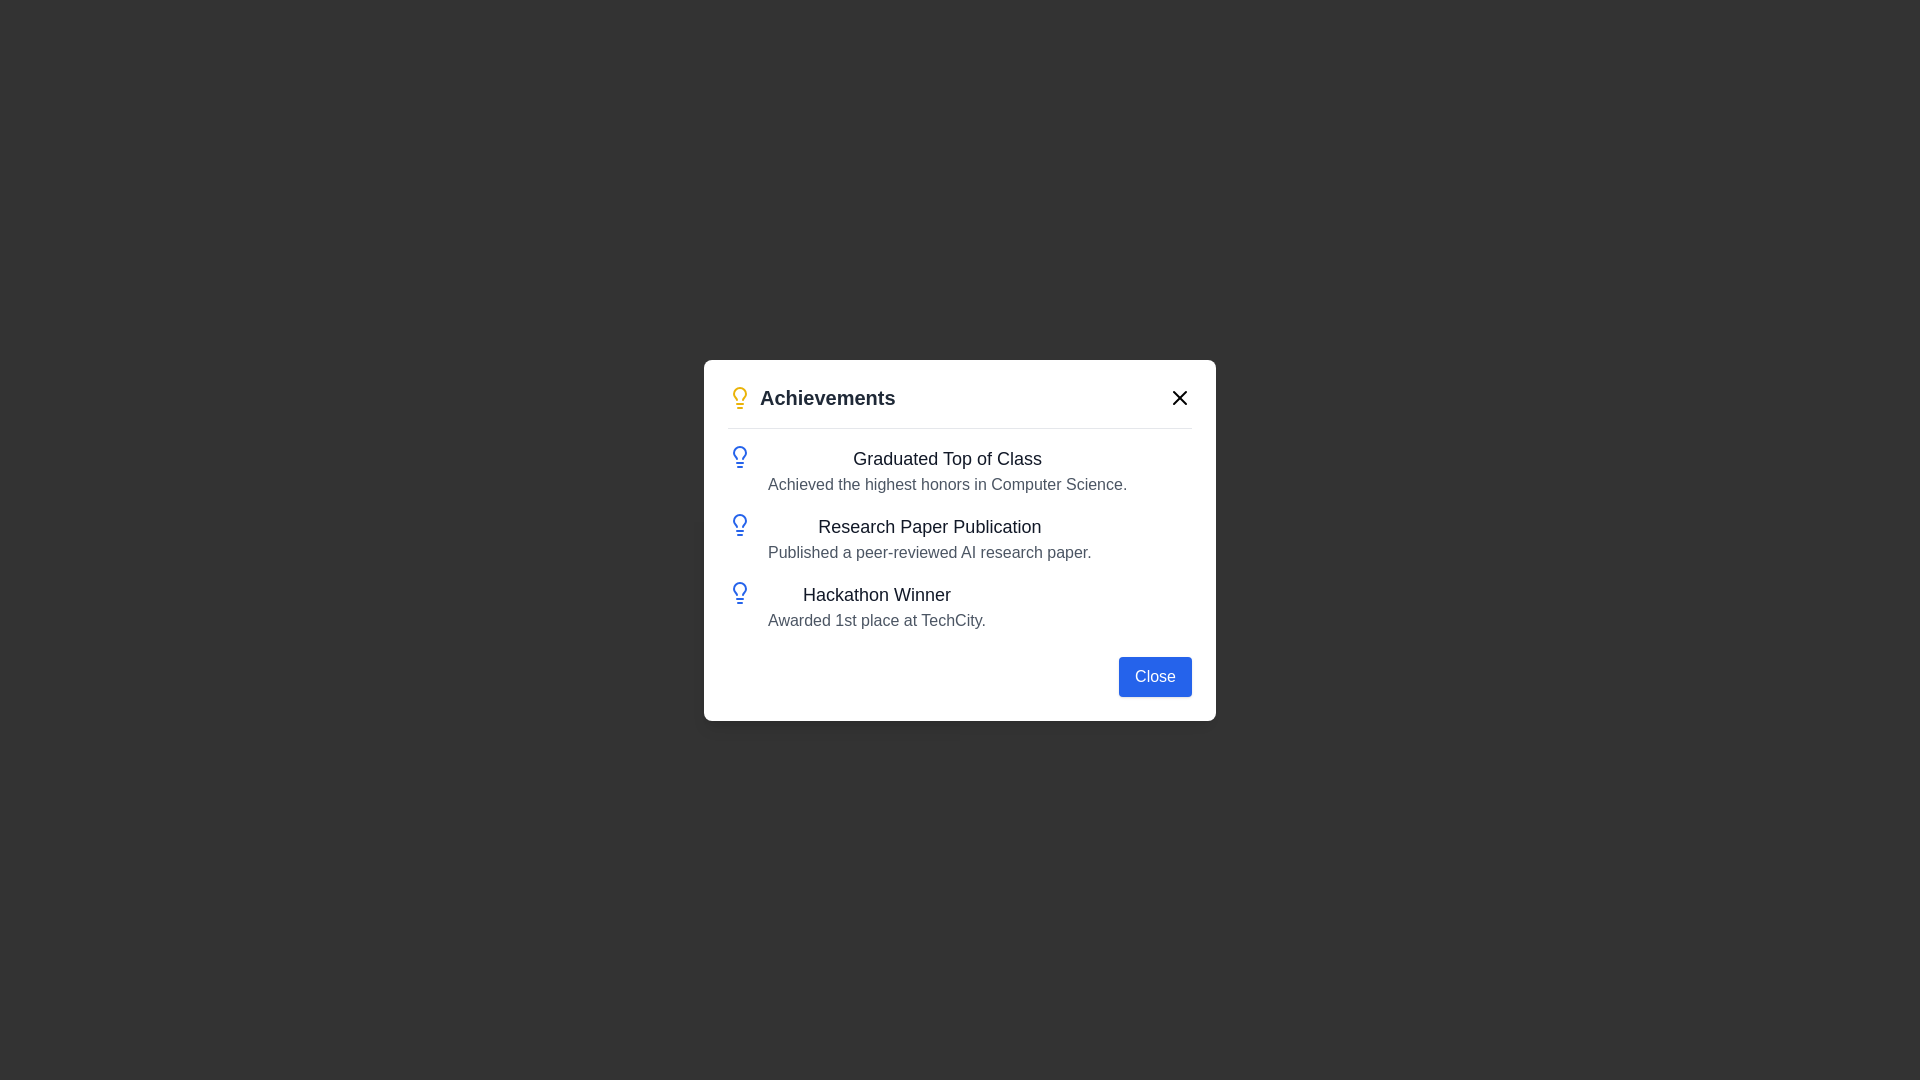 This screenshot has width=1920, height=1080. Describe the element at coordinates (811, 397) in the screenshot. I see `the 'Achievements' header element, which includes a bold text and a lightbulb icon, located at the top-left corner of the modal window` at that location.